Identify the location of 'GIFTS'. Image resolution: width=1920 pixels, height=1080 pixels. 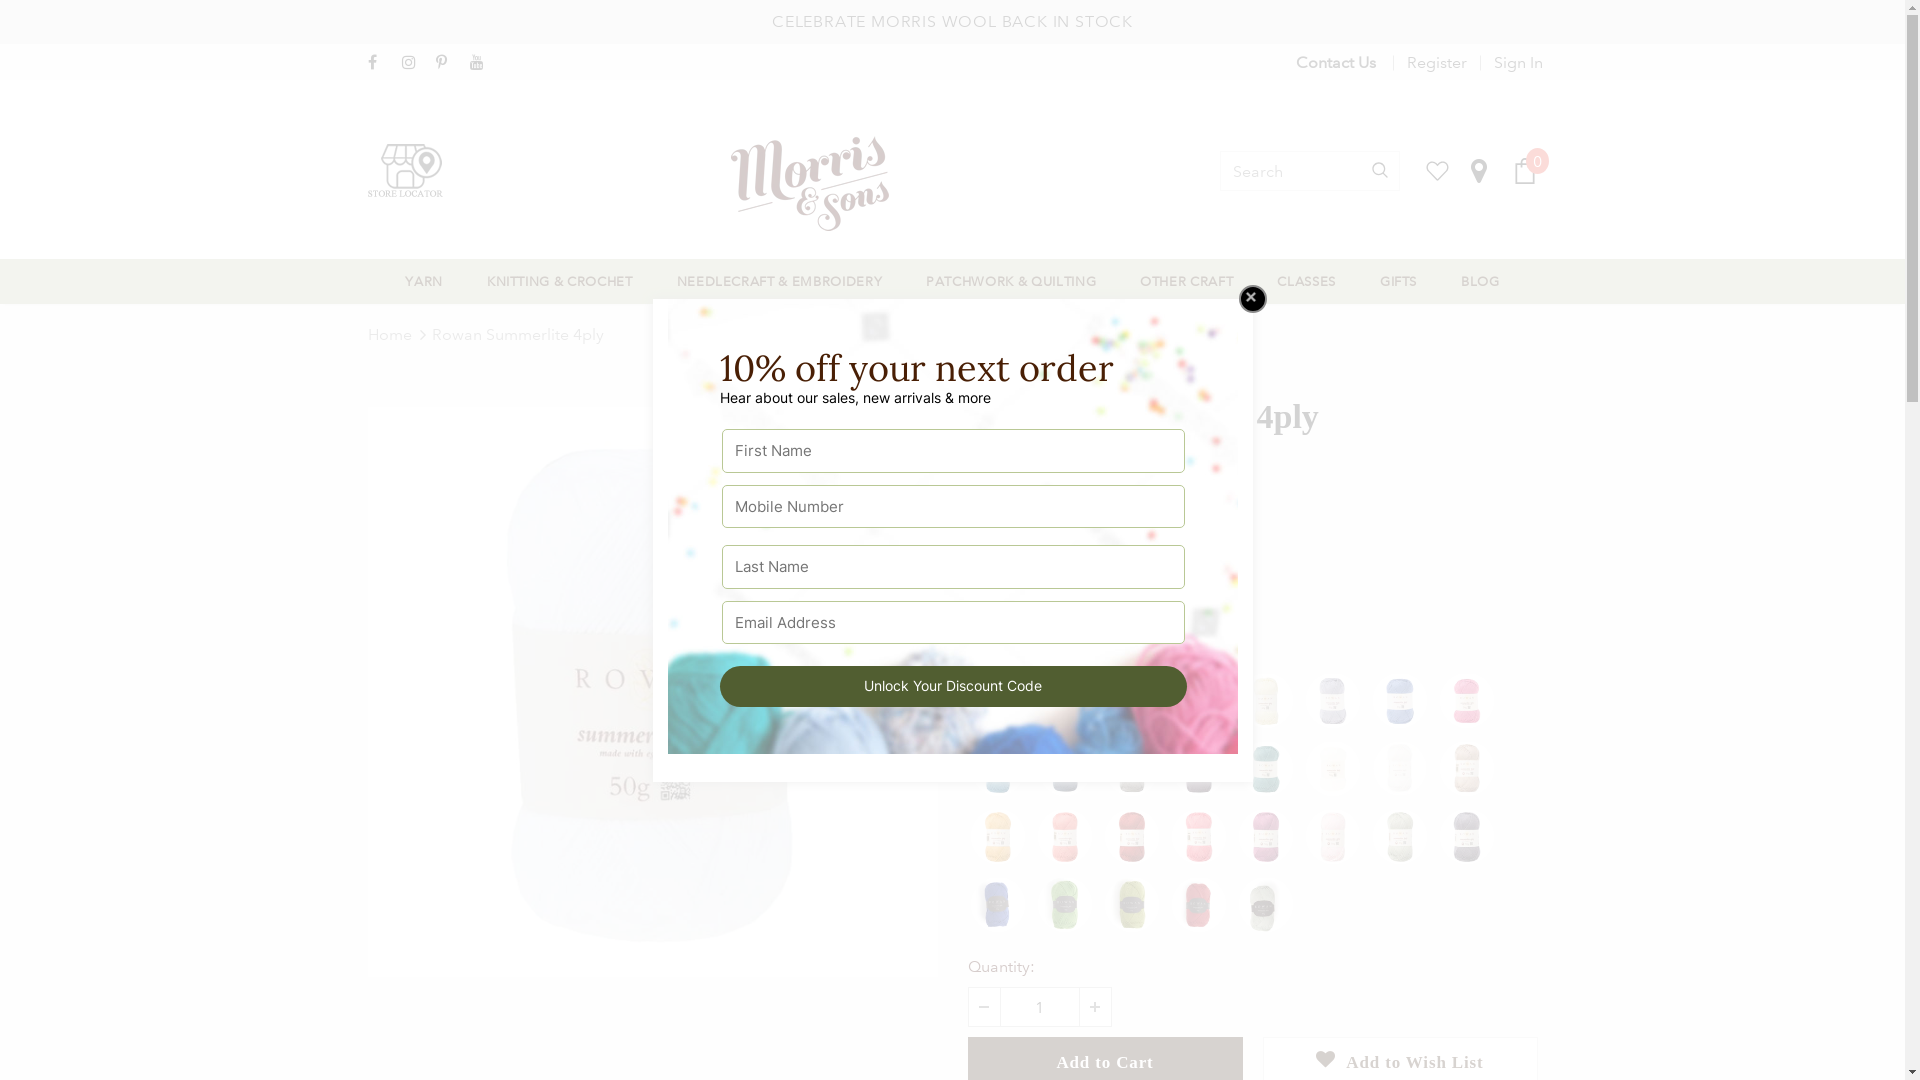
(1397, 281).